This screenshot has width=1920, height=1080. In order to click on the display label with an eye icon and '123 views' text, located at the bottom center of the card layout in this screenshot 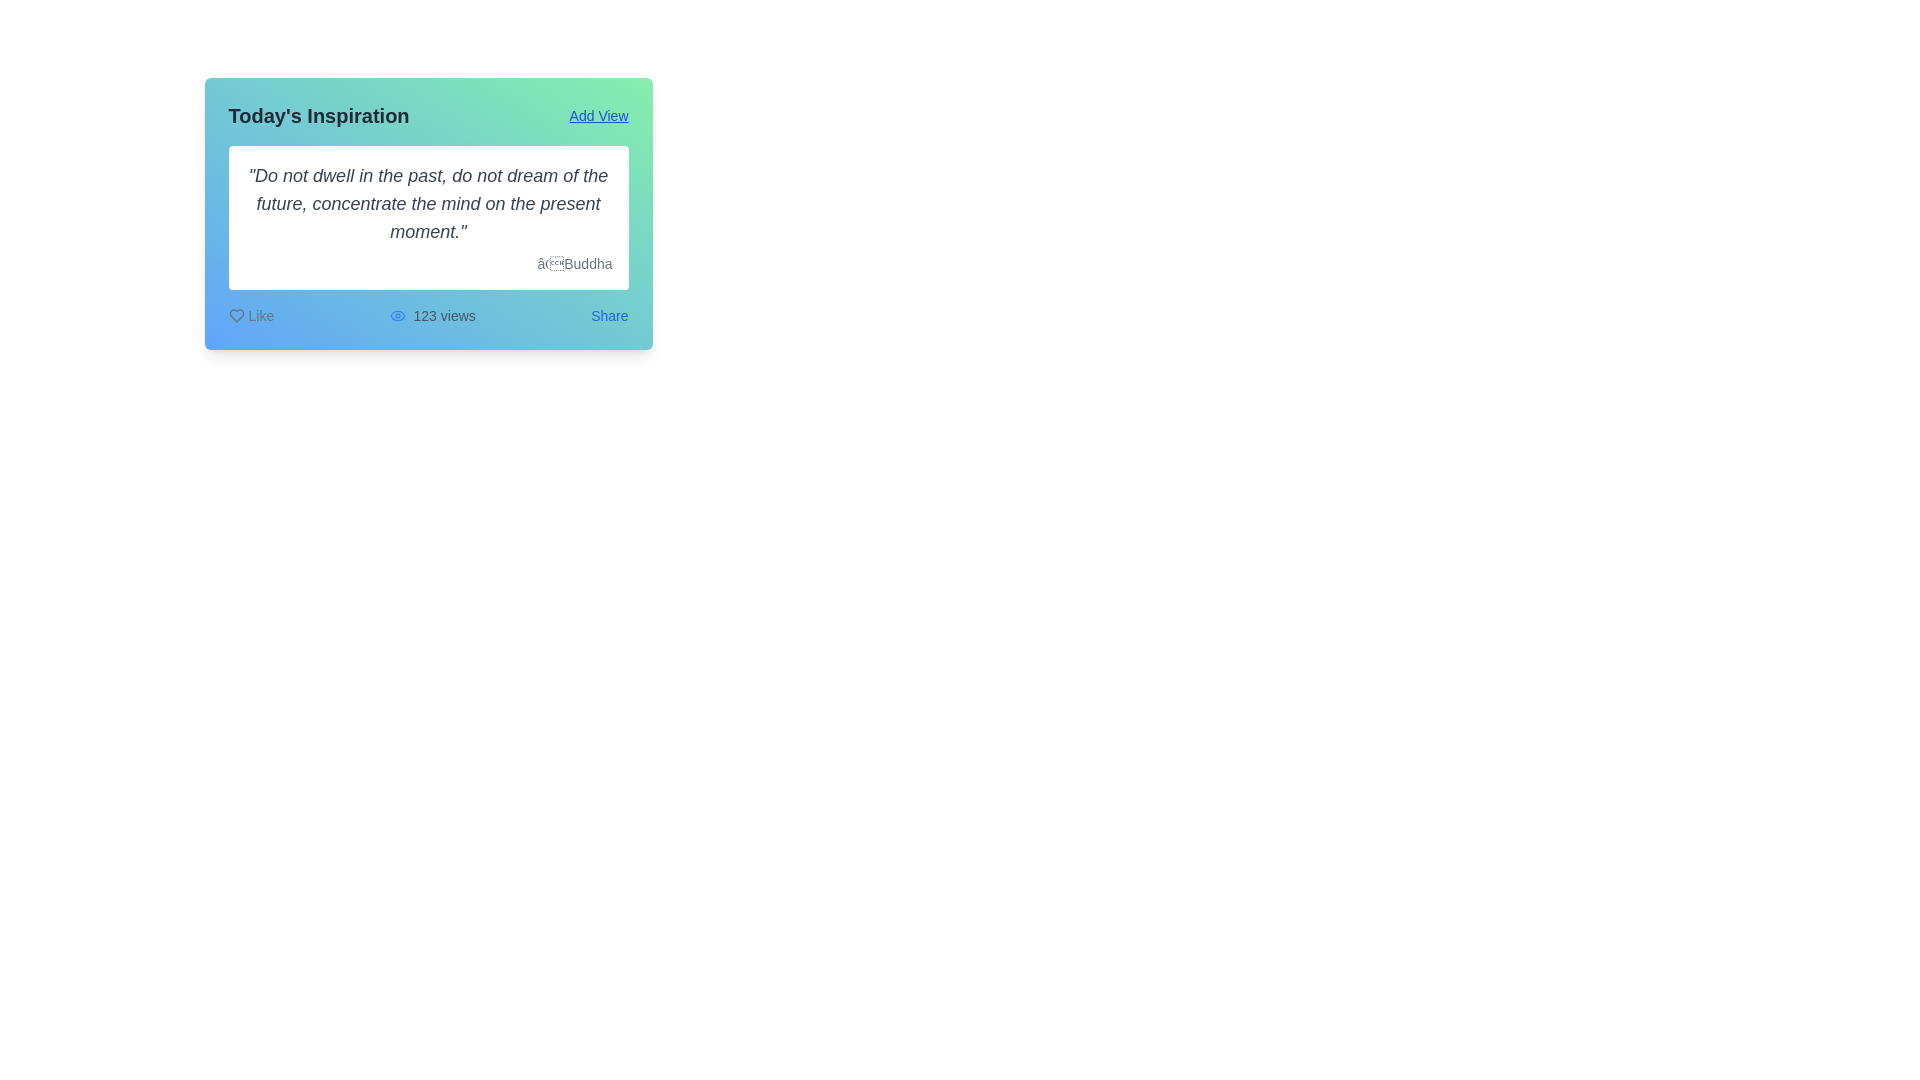, I will do `click(431, 315)`.